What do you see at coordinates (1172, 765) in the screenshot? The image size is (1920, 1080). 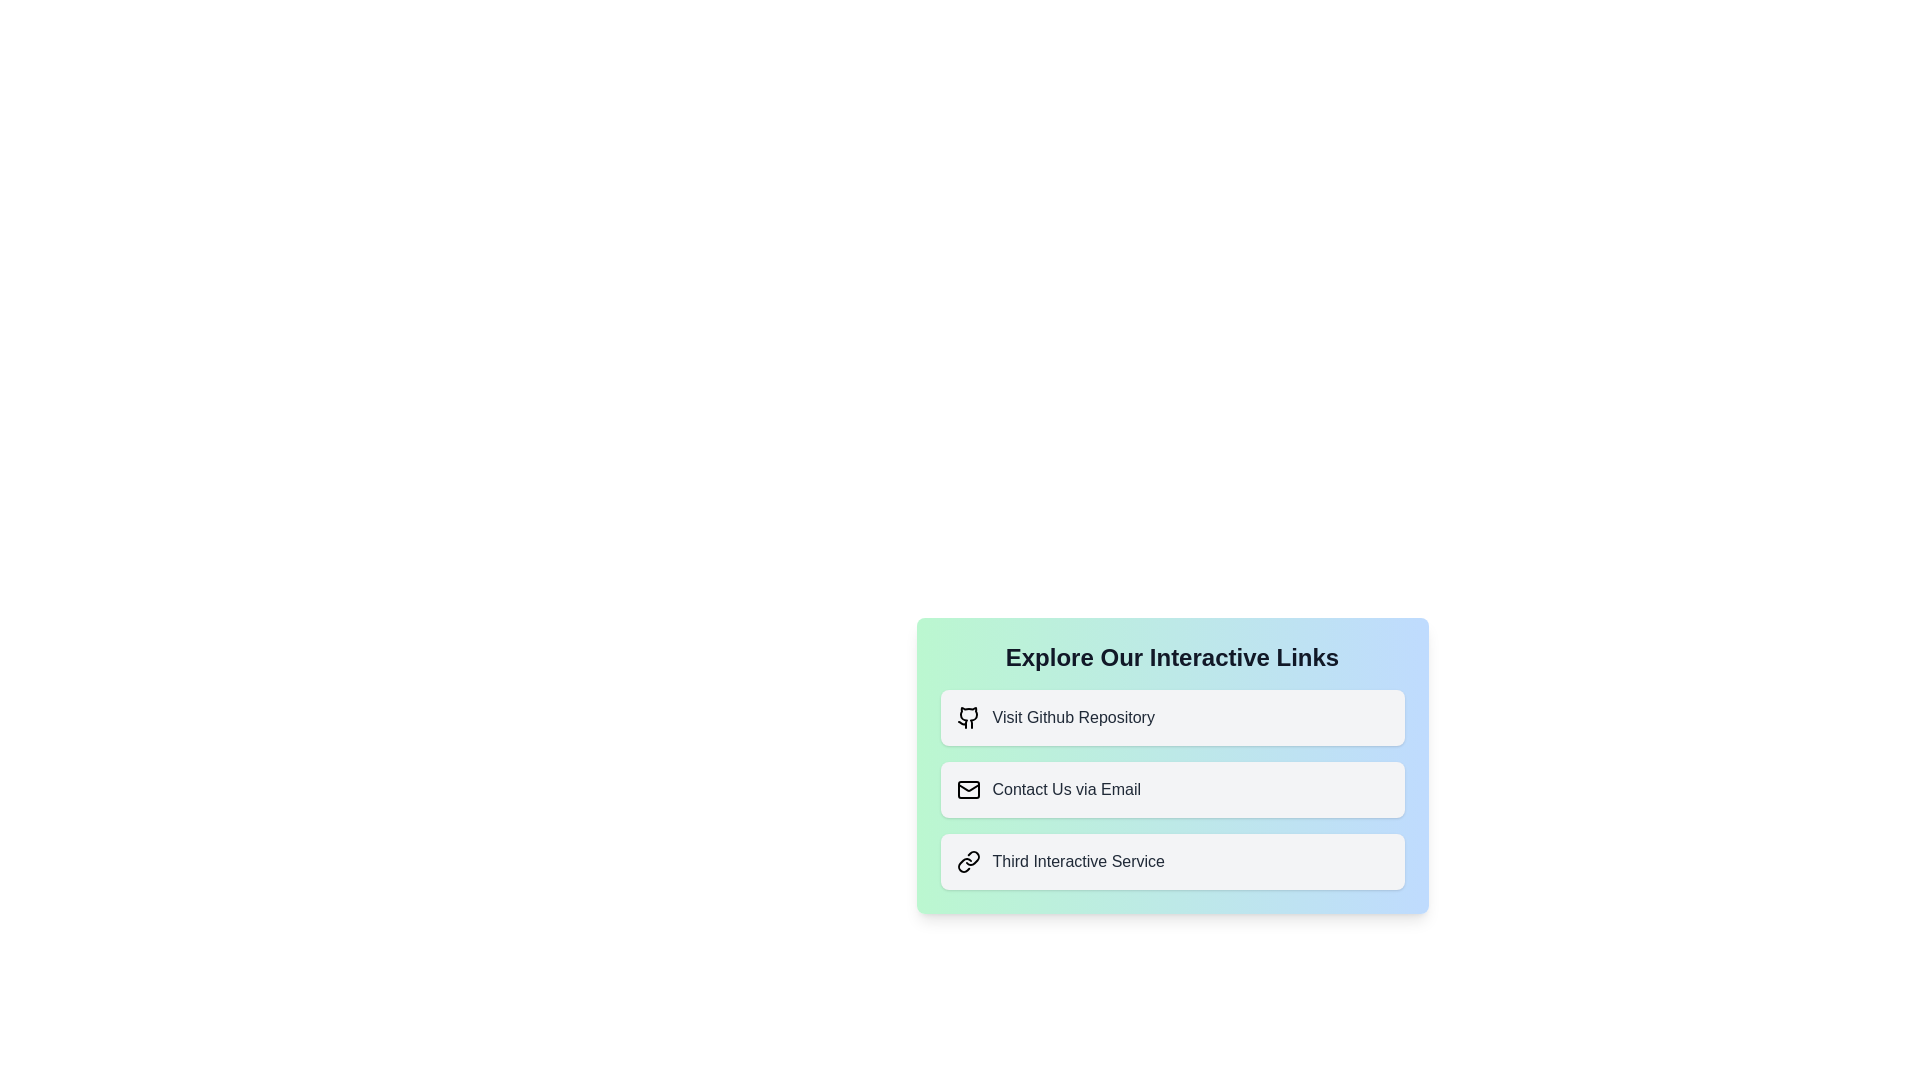 I see `the email communication button-like link located in the highlighted section 'Explore Our Interactive Links'` at bounding box center [1172, 765].